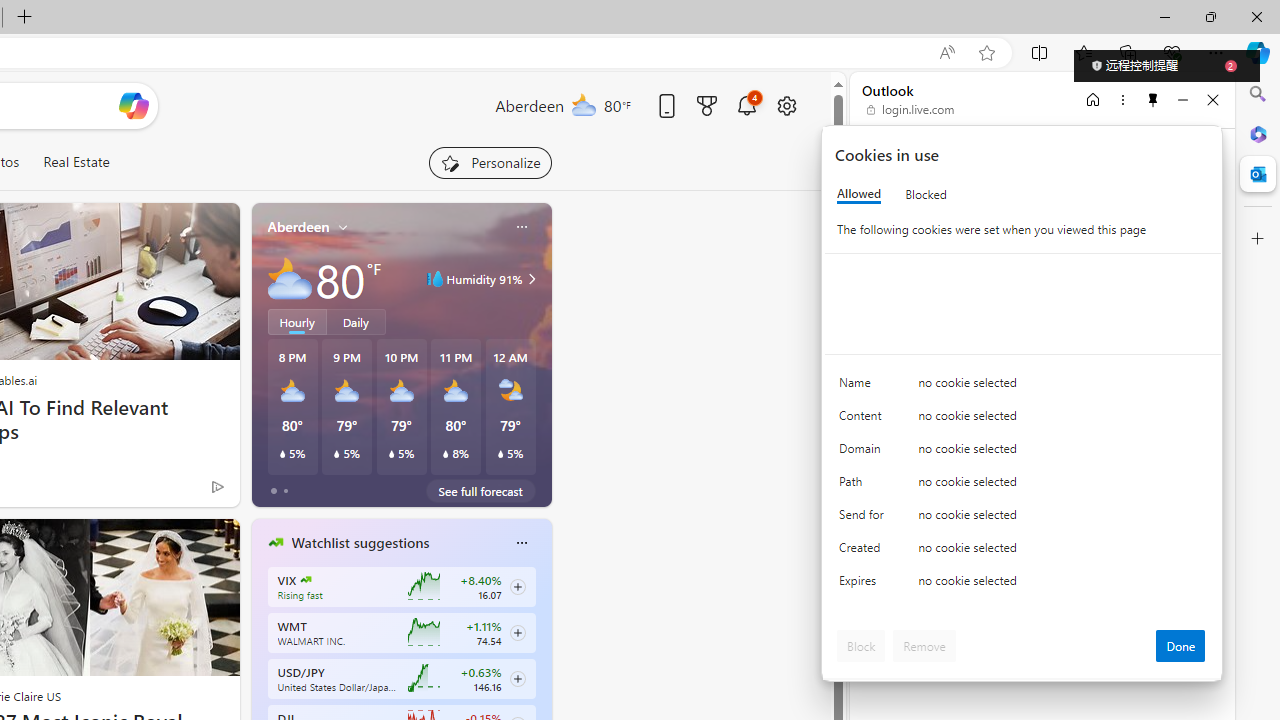  I want to click on 'tab-0', so click(272, 491).